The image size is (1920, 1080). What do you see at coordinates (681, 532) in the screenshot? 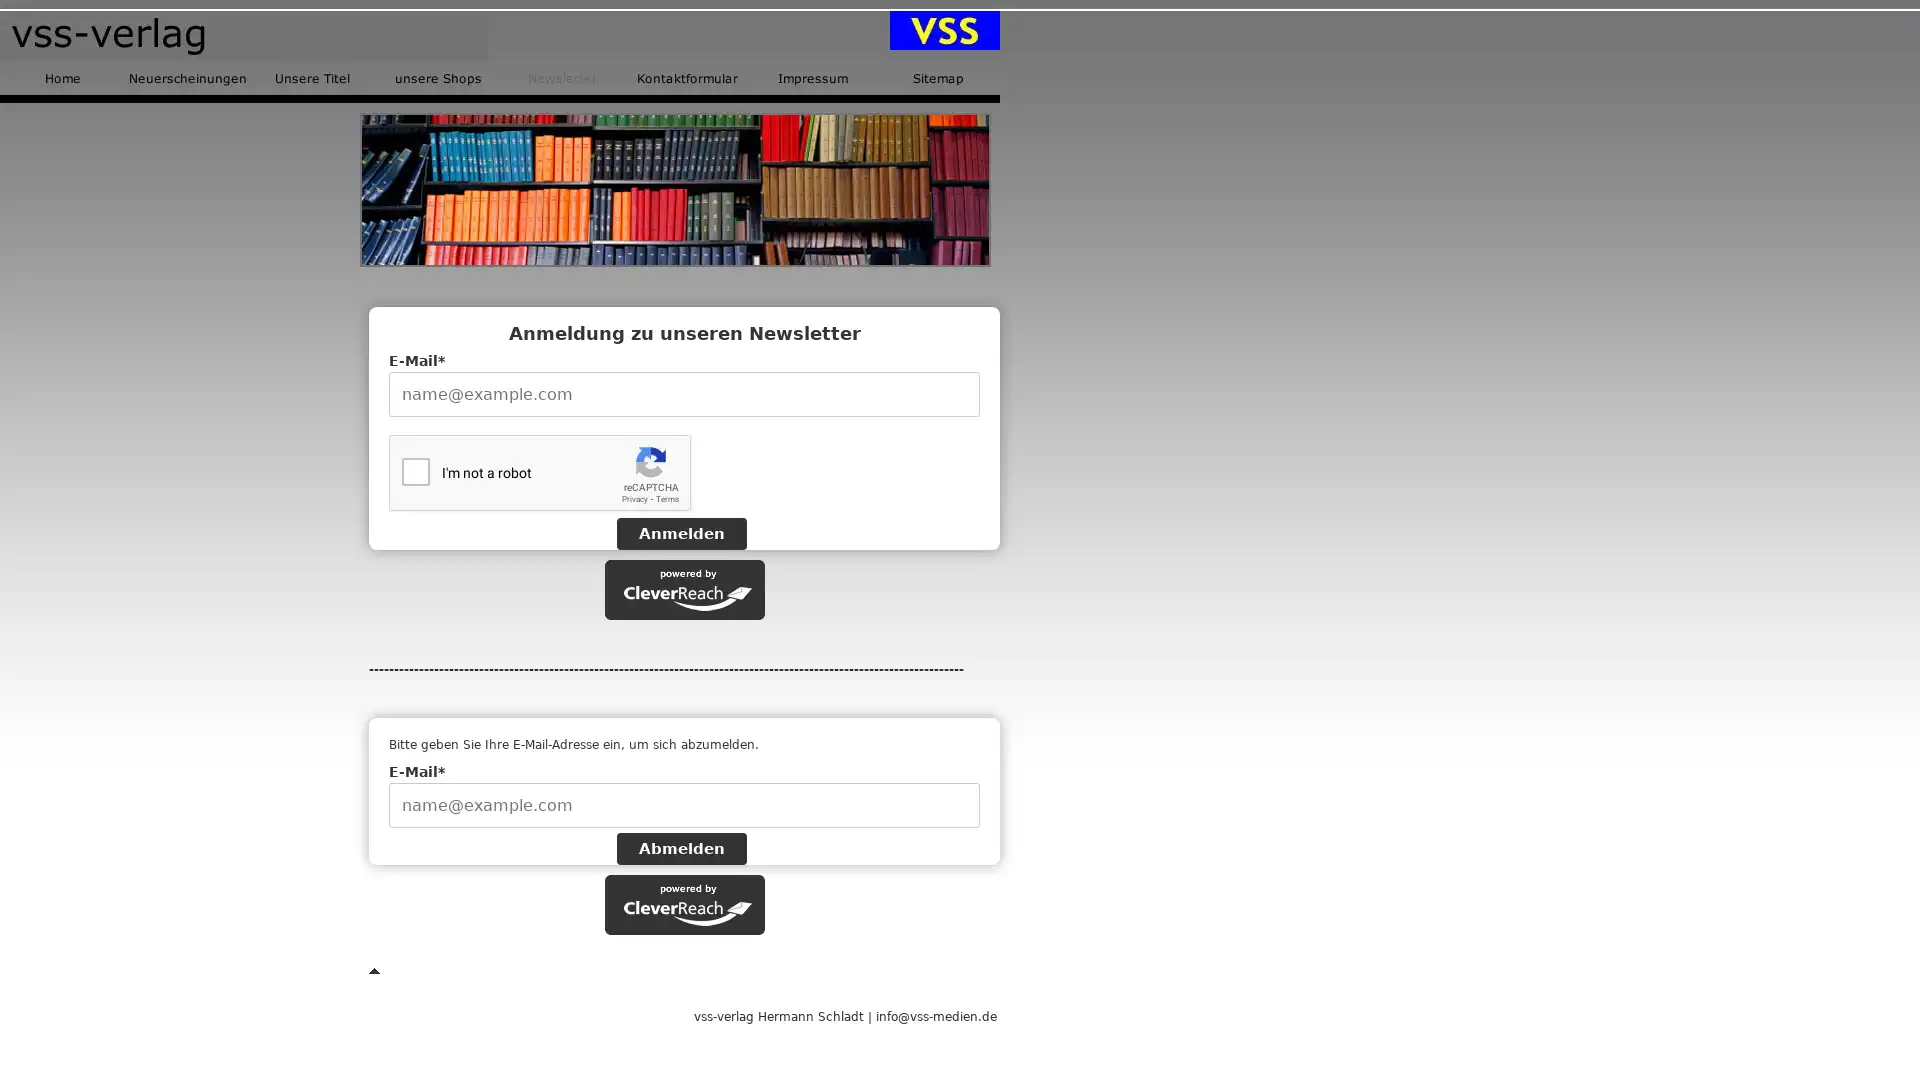
I see `Anmelden` at bounding box center [681, 532].